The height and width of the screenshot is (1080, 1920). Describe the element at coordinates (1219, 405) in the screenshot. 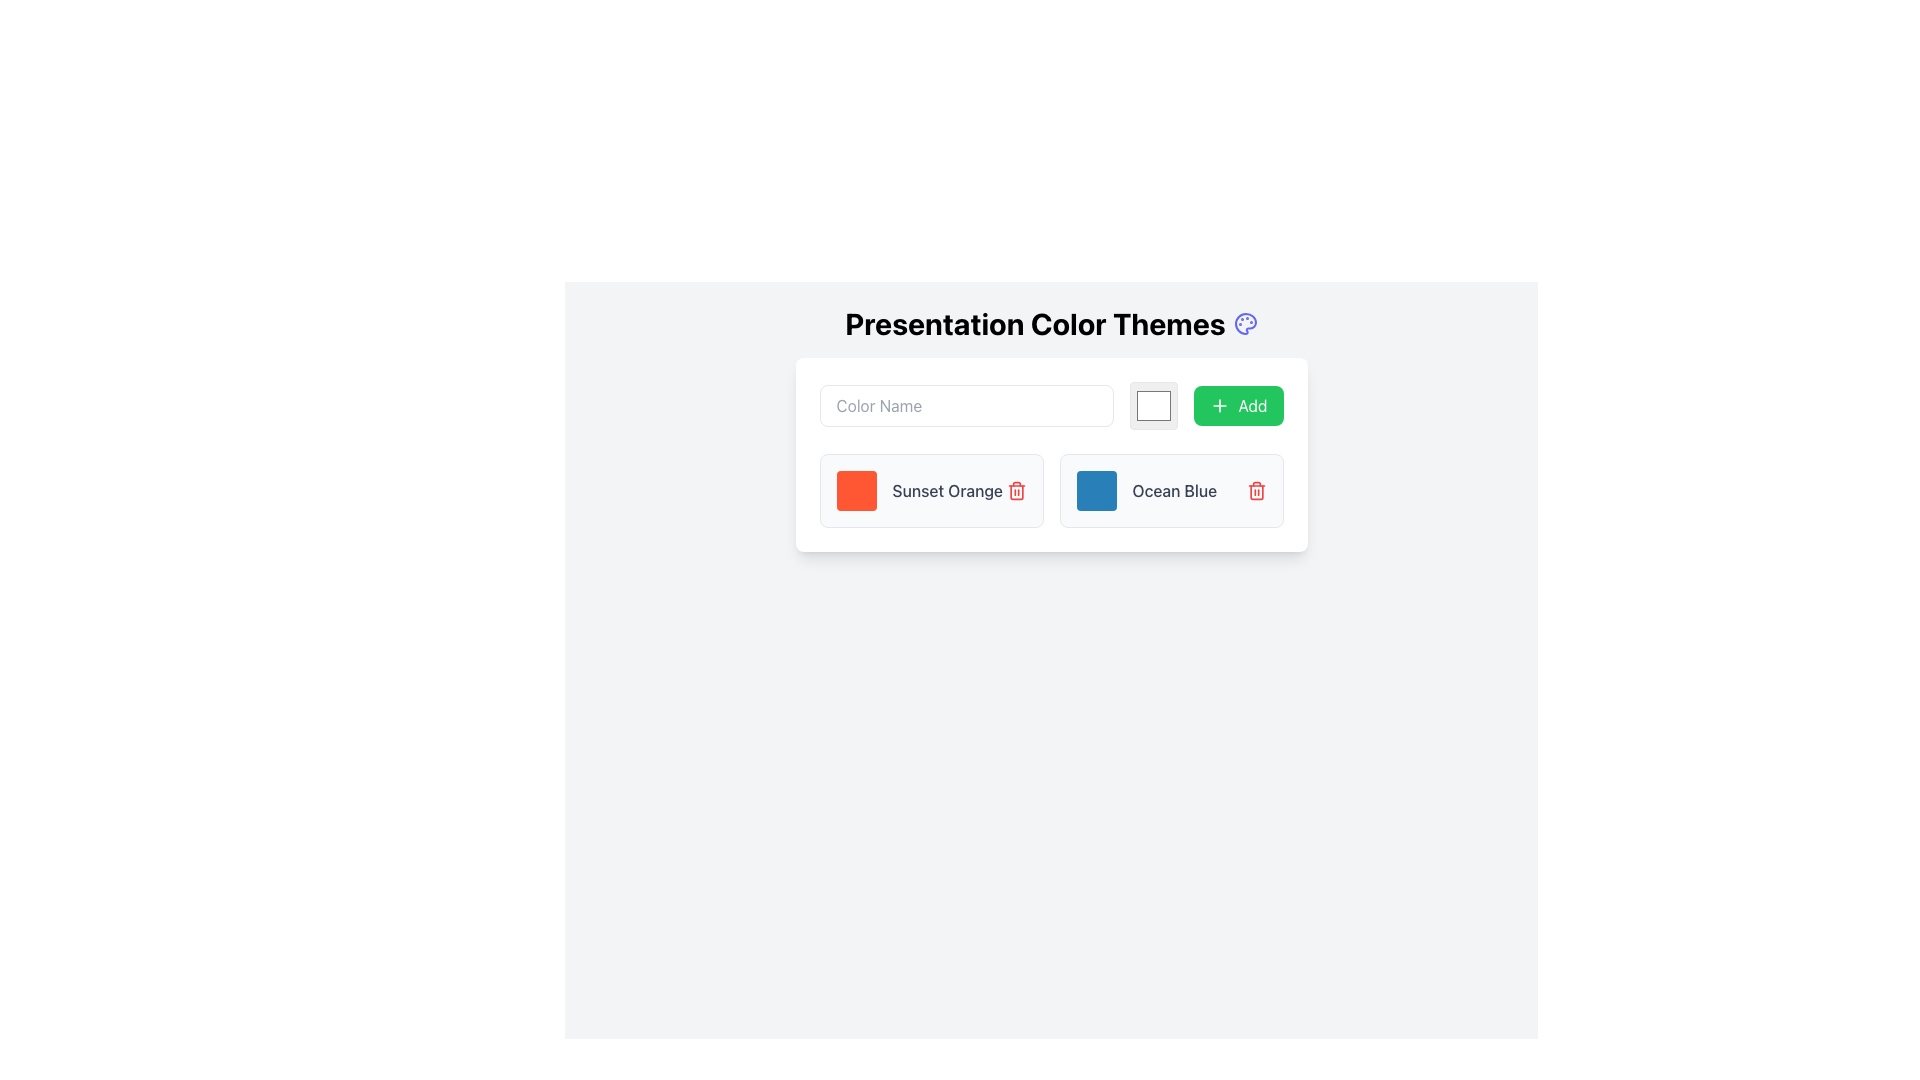

I see `the '+' SVG icon within the green 'Add' button located in the upper-right section of the 'Presentation Color Themes' panel` at that location.